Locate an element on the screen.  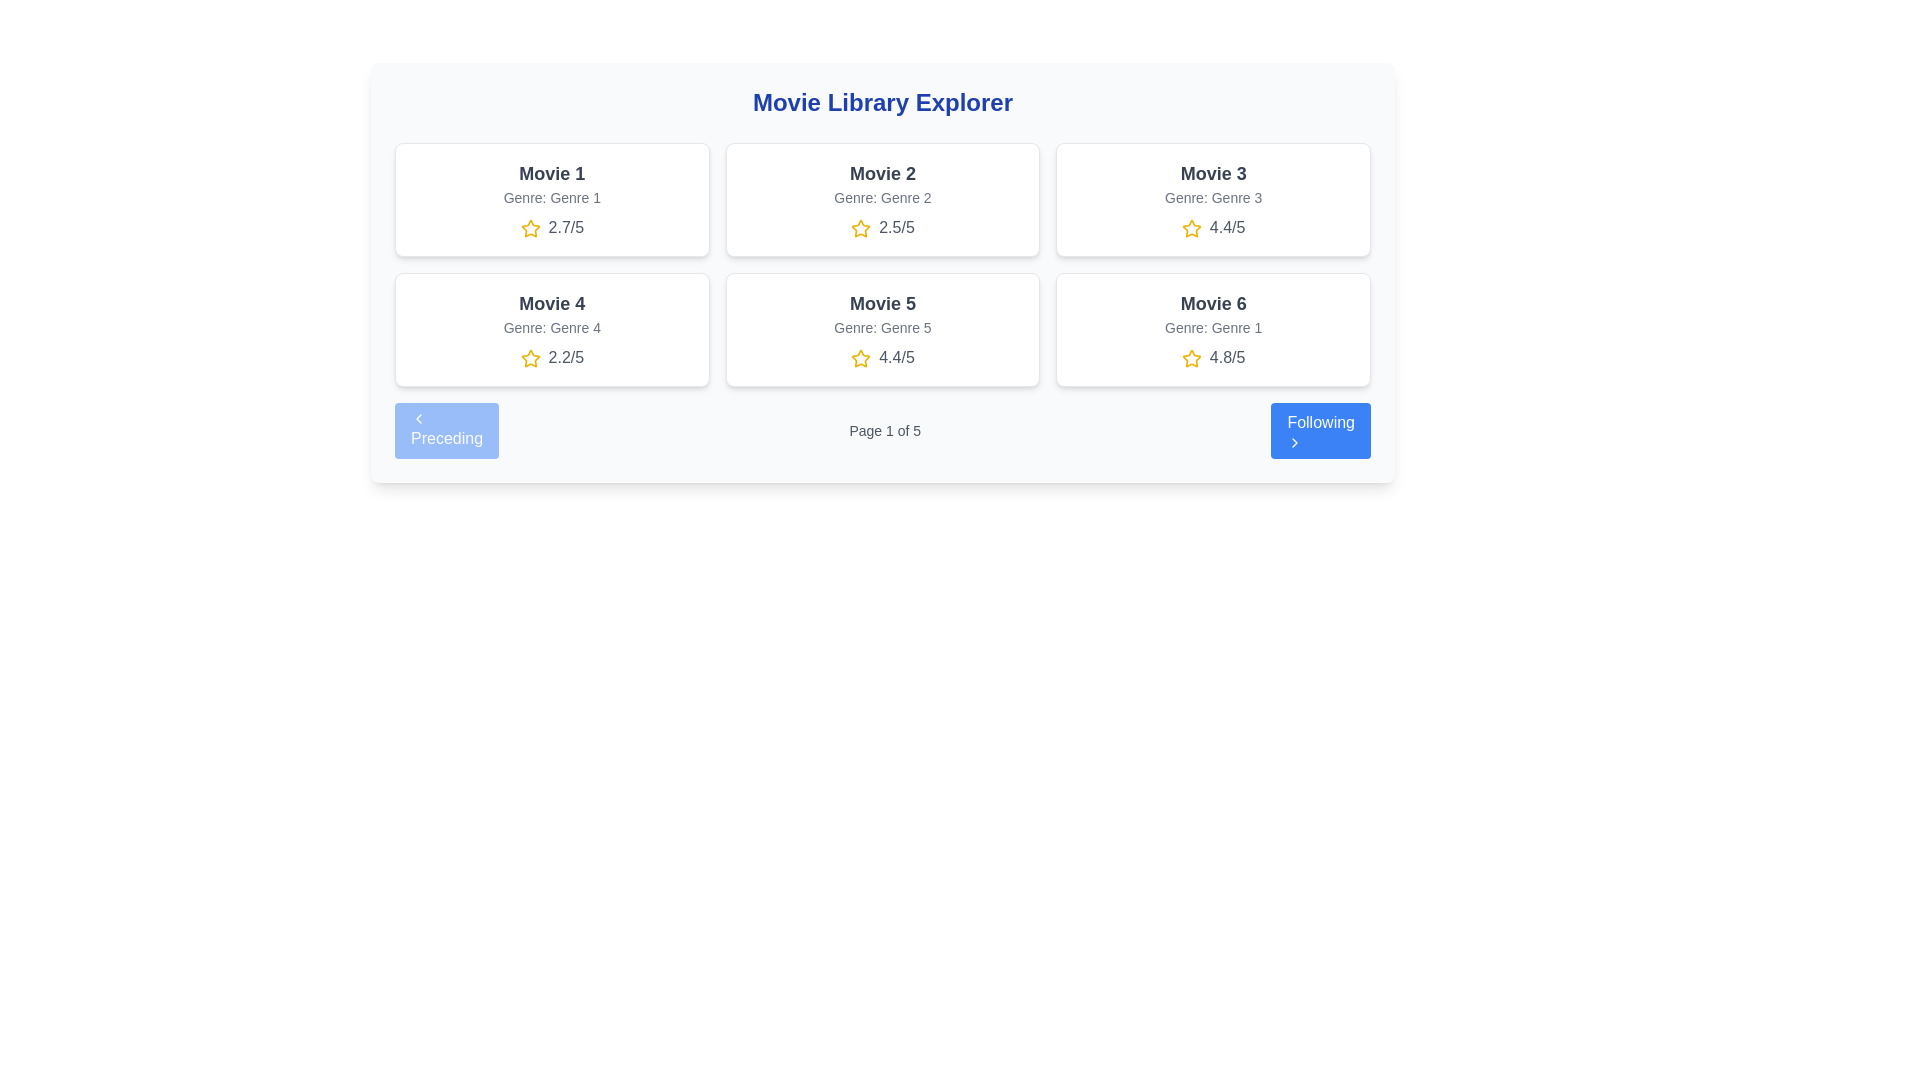
the yellow star icon located to the left of the rating text '4.8/5' is located at coordinates (1191, 357).